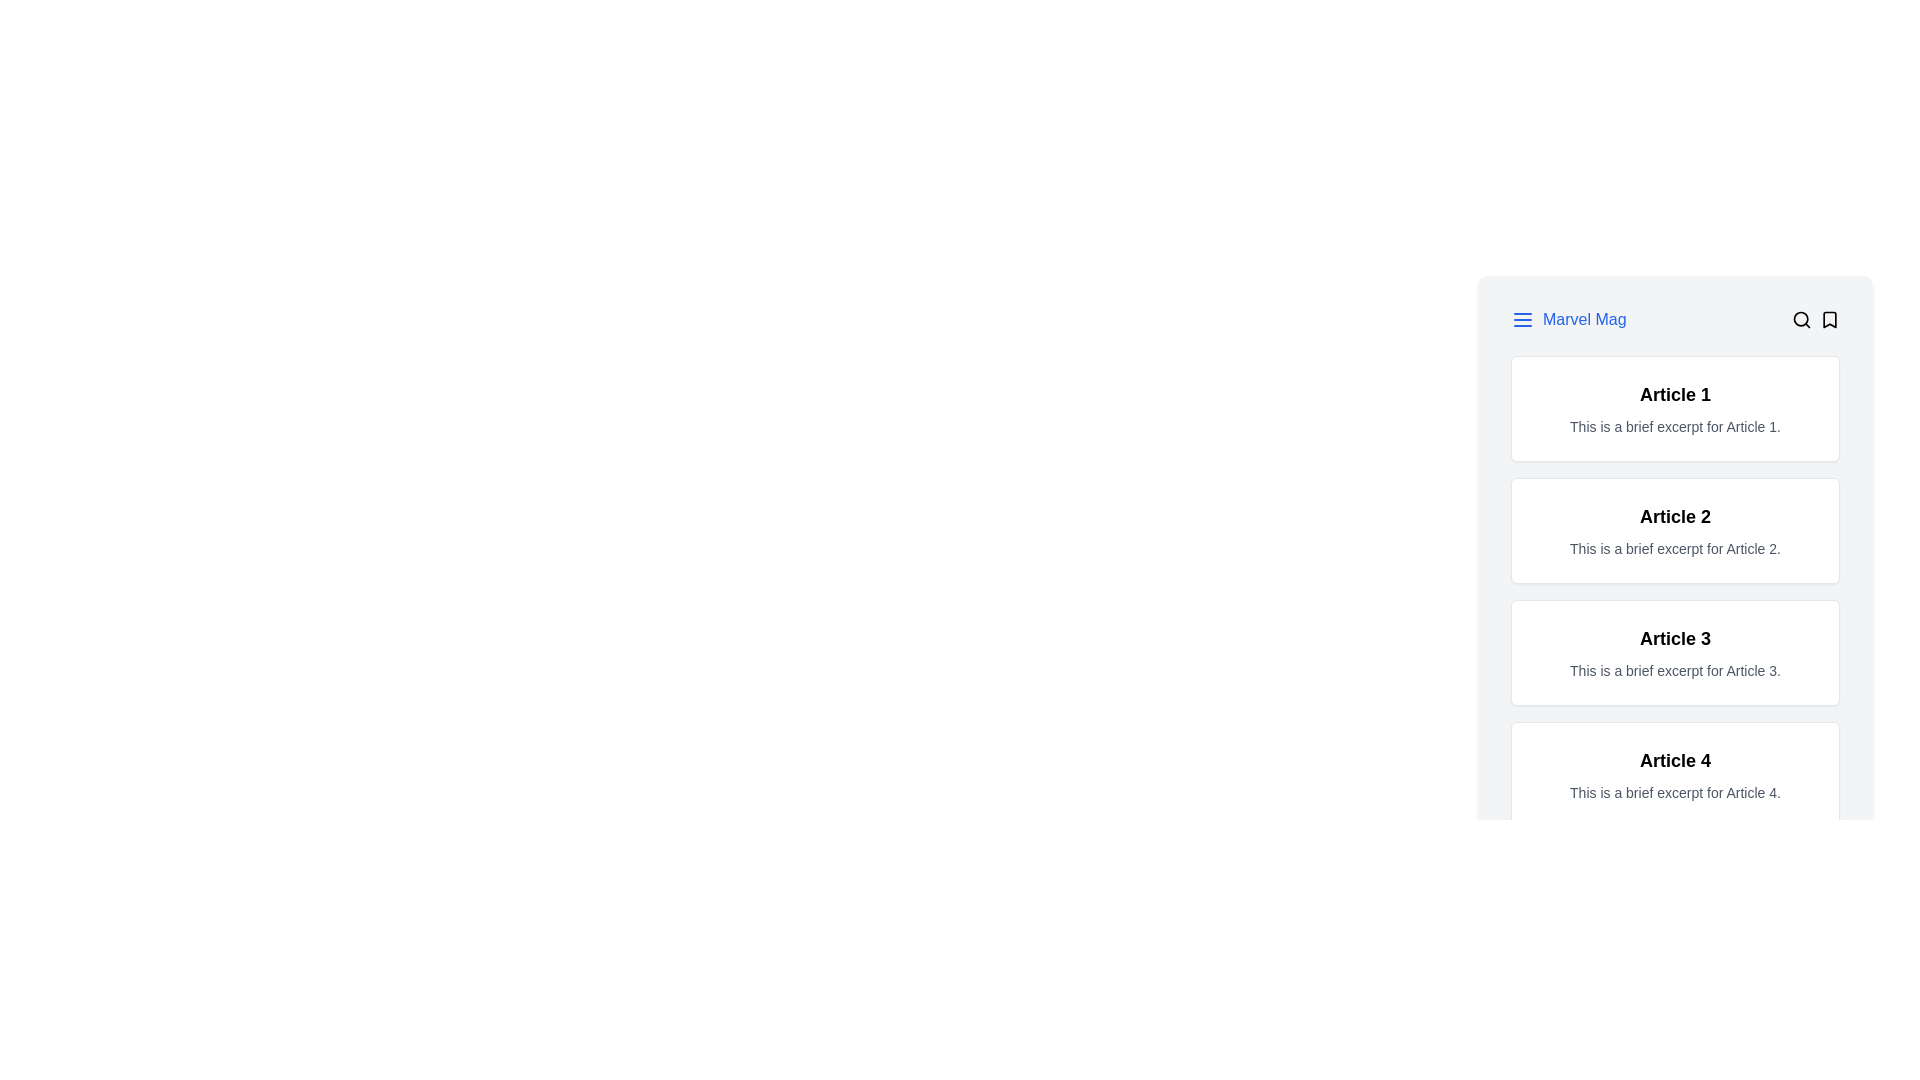 The image size is (1920, 1080). What do you see at coordinates (1675, 548) in the screenshot?
I see `the text label providing a descriptive excerpt for the article titled 'Article 2', which is positioned below its title in the second card of the vertical list of articles` at bounding box center [1675, 548].